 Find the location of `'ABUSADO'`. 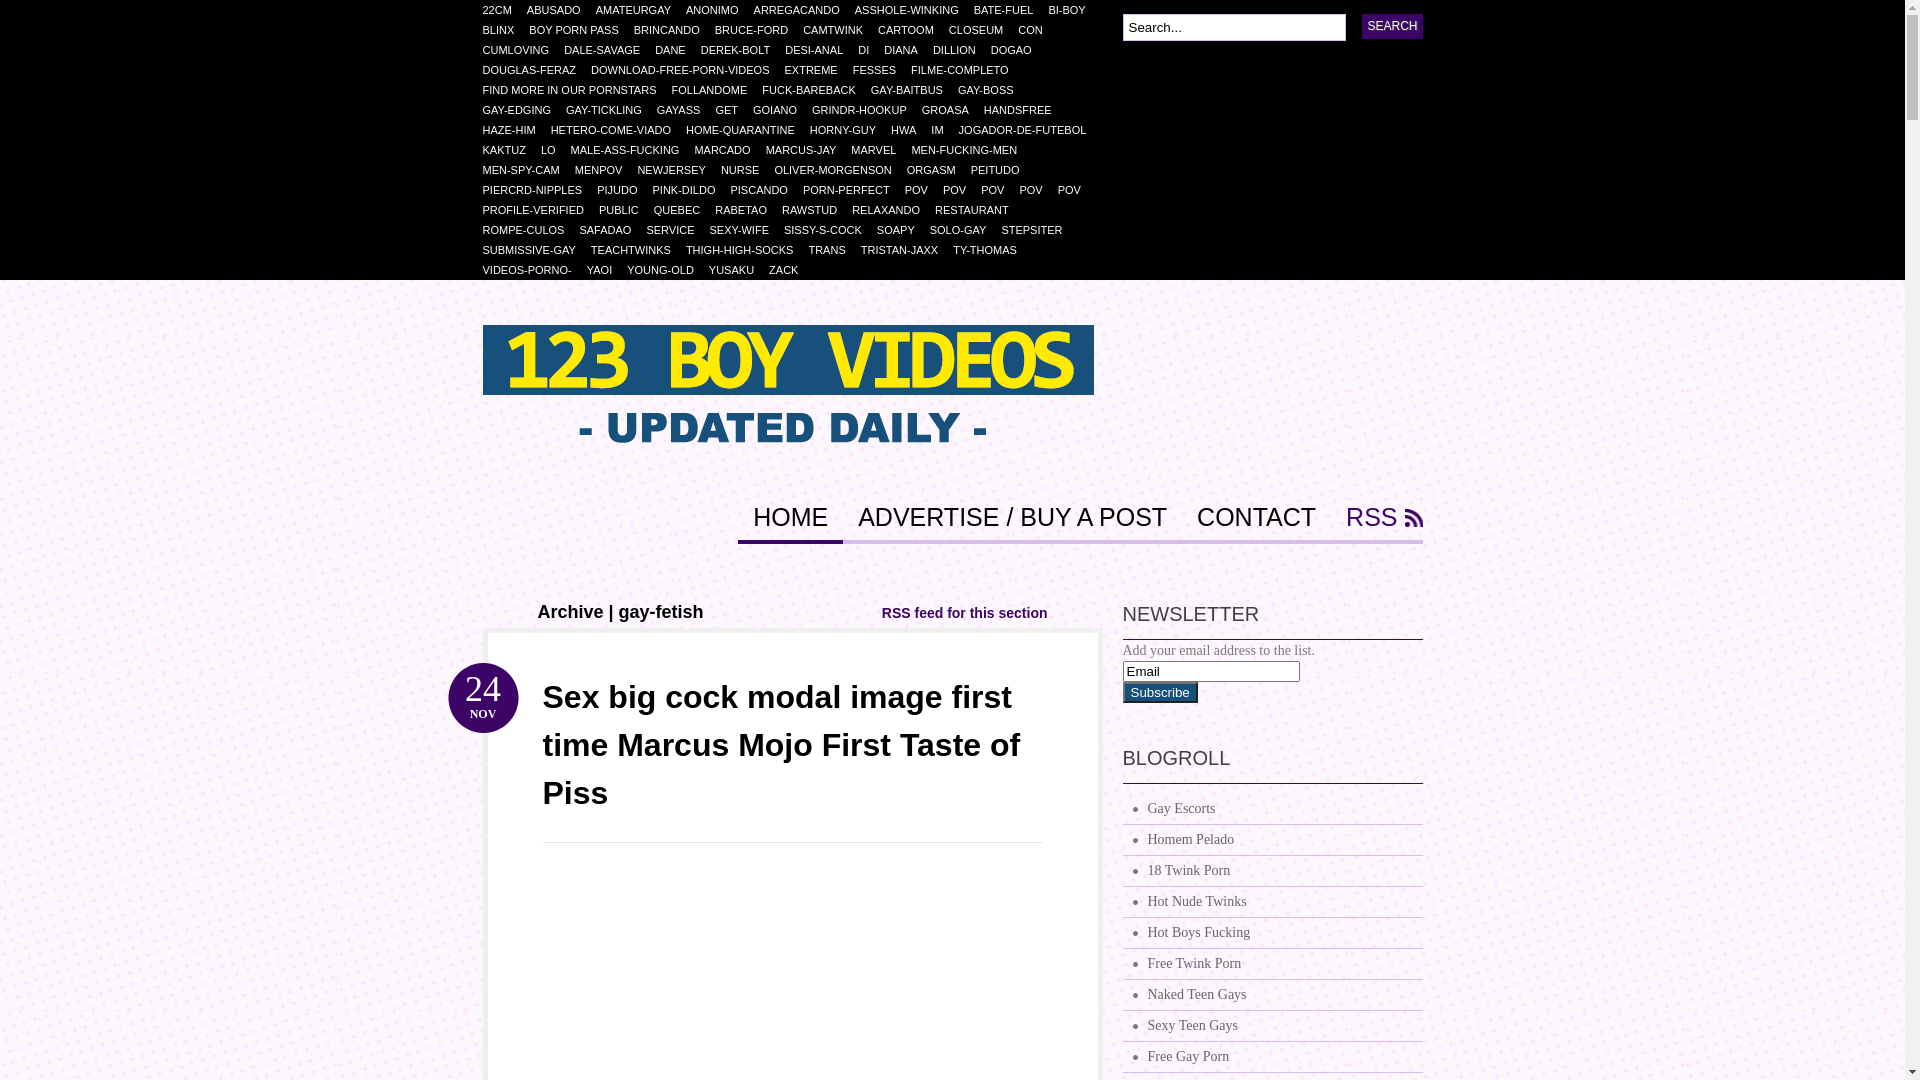

'ABUSADO' is located at coordinates (560, 10).